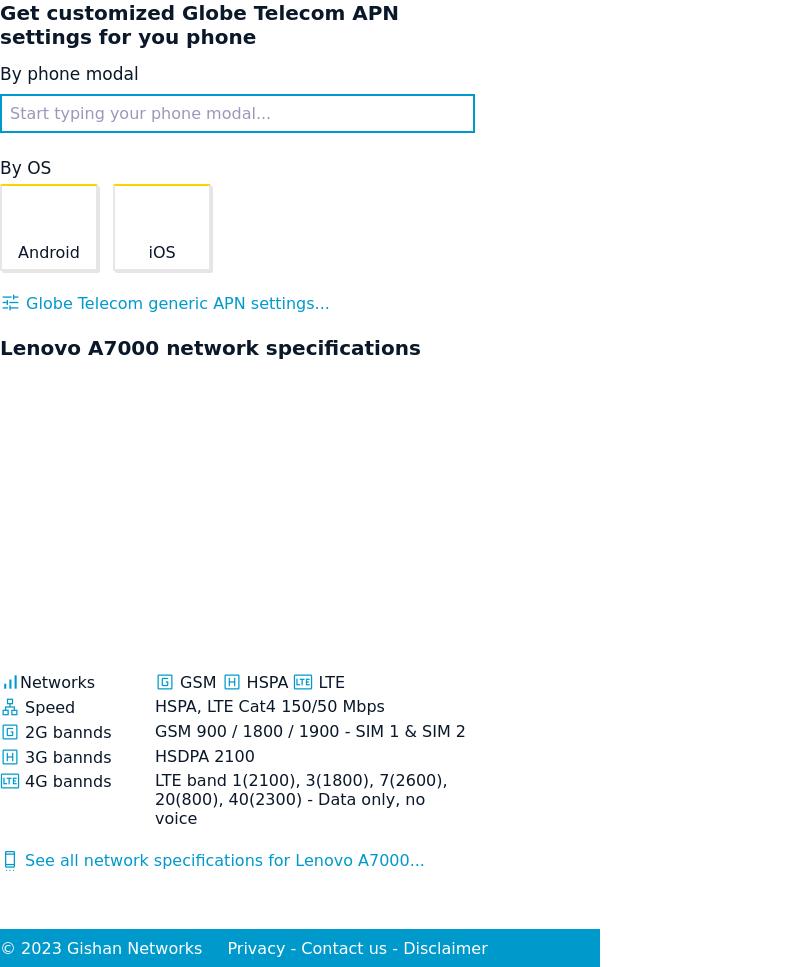  I want to click on 'Privacy', so click(255, 947).